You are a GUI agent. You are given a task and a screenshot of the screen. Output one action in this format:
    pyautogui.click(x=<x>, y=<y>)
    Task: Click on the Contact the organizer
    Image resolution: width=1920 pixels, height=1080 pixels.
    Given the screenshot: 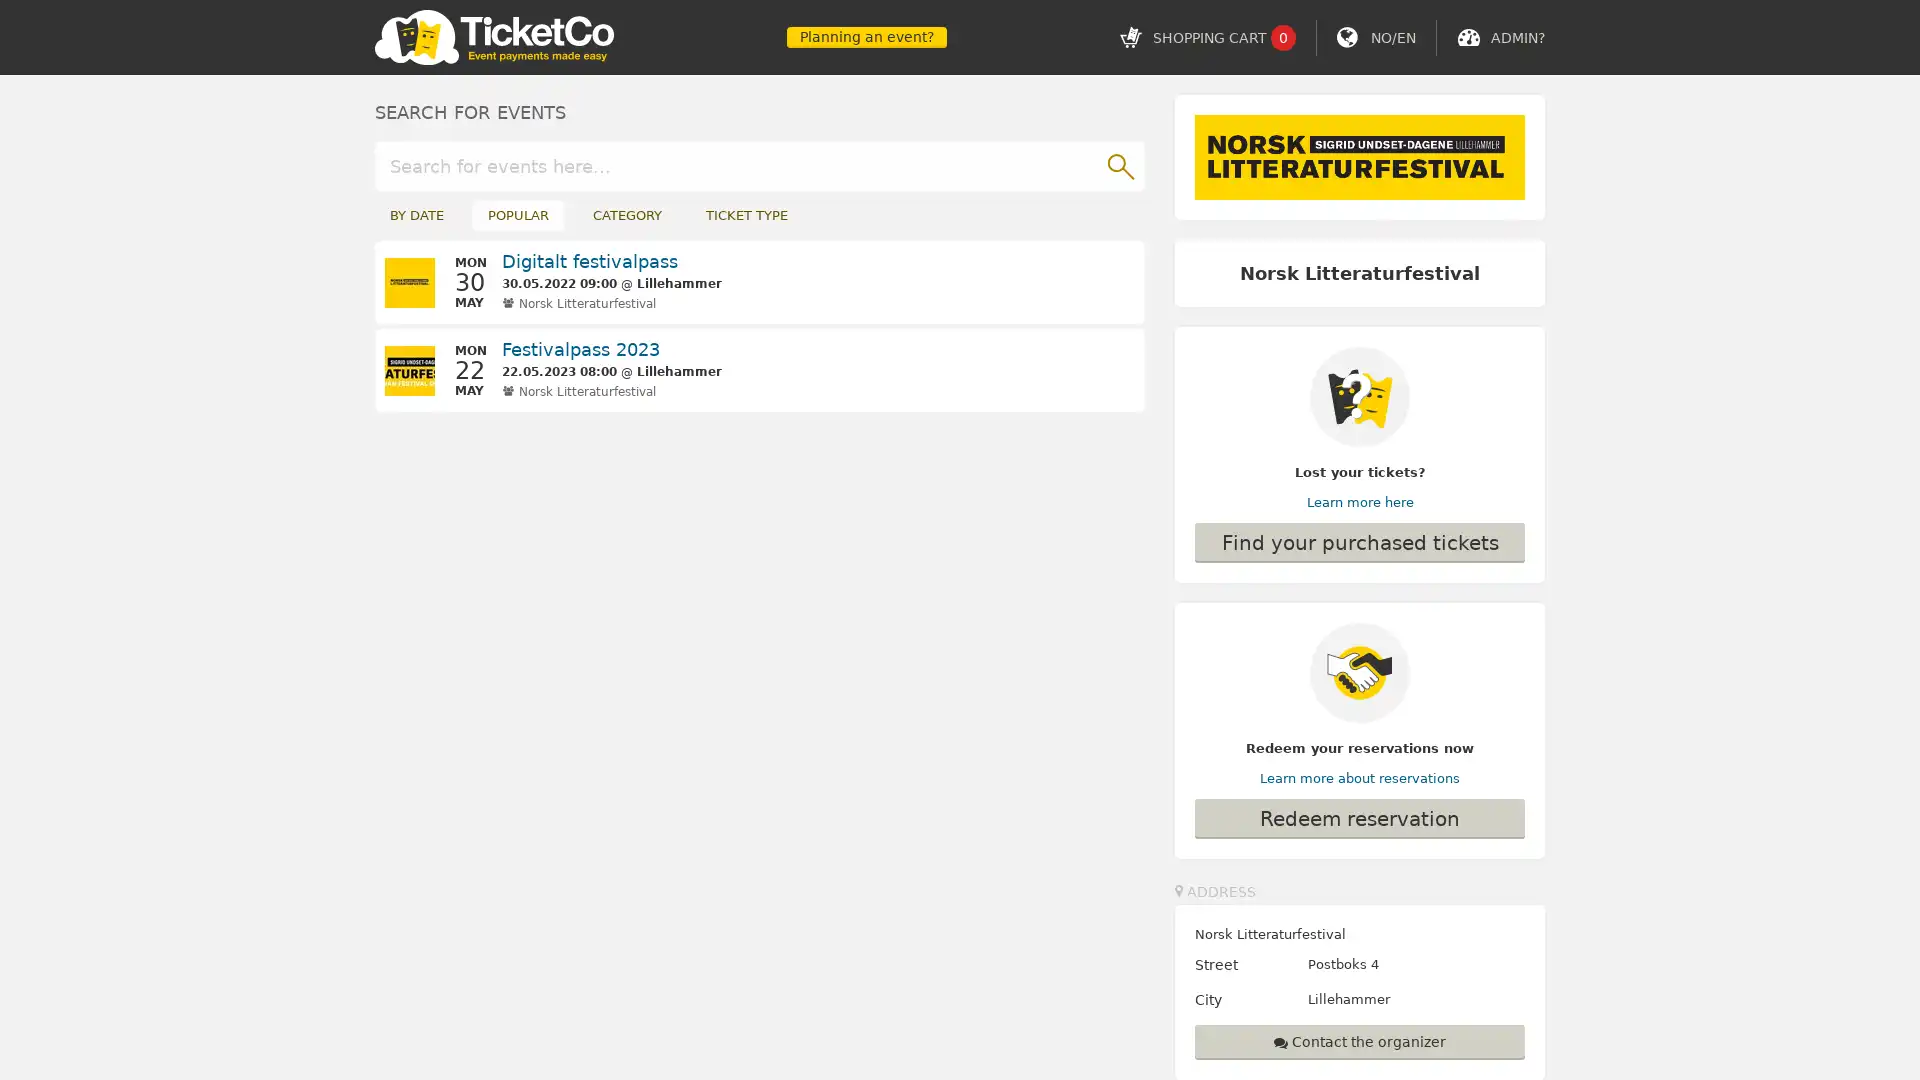 What is the action you would take?
    pyautogui.click(x=1359, y=1040)
    